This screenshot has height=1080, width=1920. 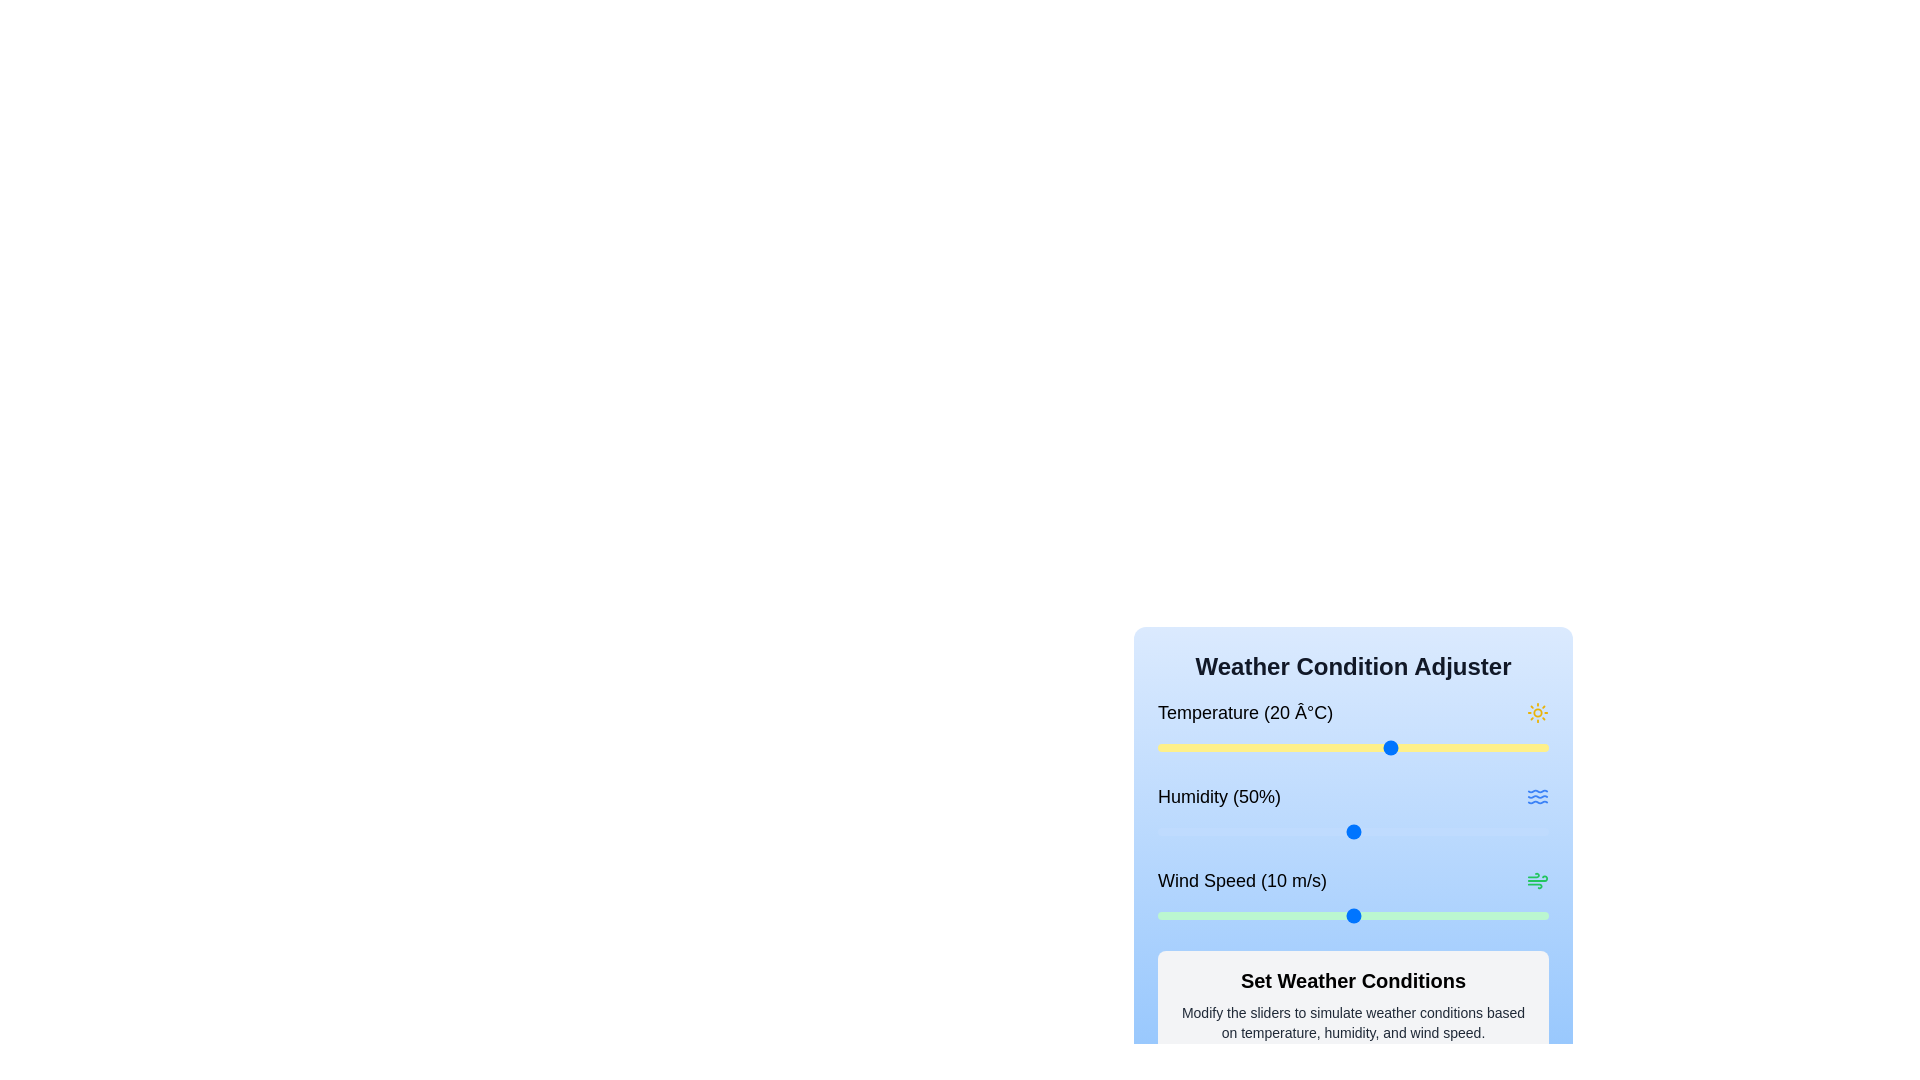 I want to click on the wind speed slider to set the wind speed to 11 m/s, so click(x=1371, y=915).